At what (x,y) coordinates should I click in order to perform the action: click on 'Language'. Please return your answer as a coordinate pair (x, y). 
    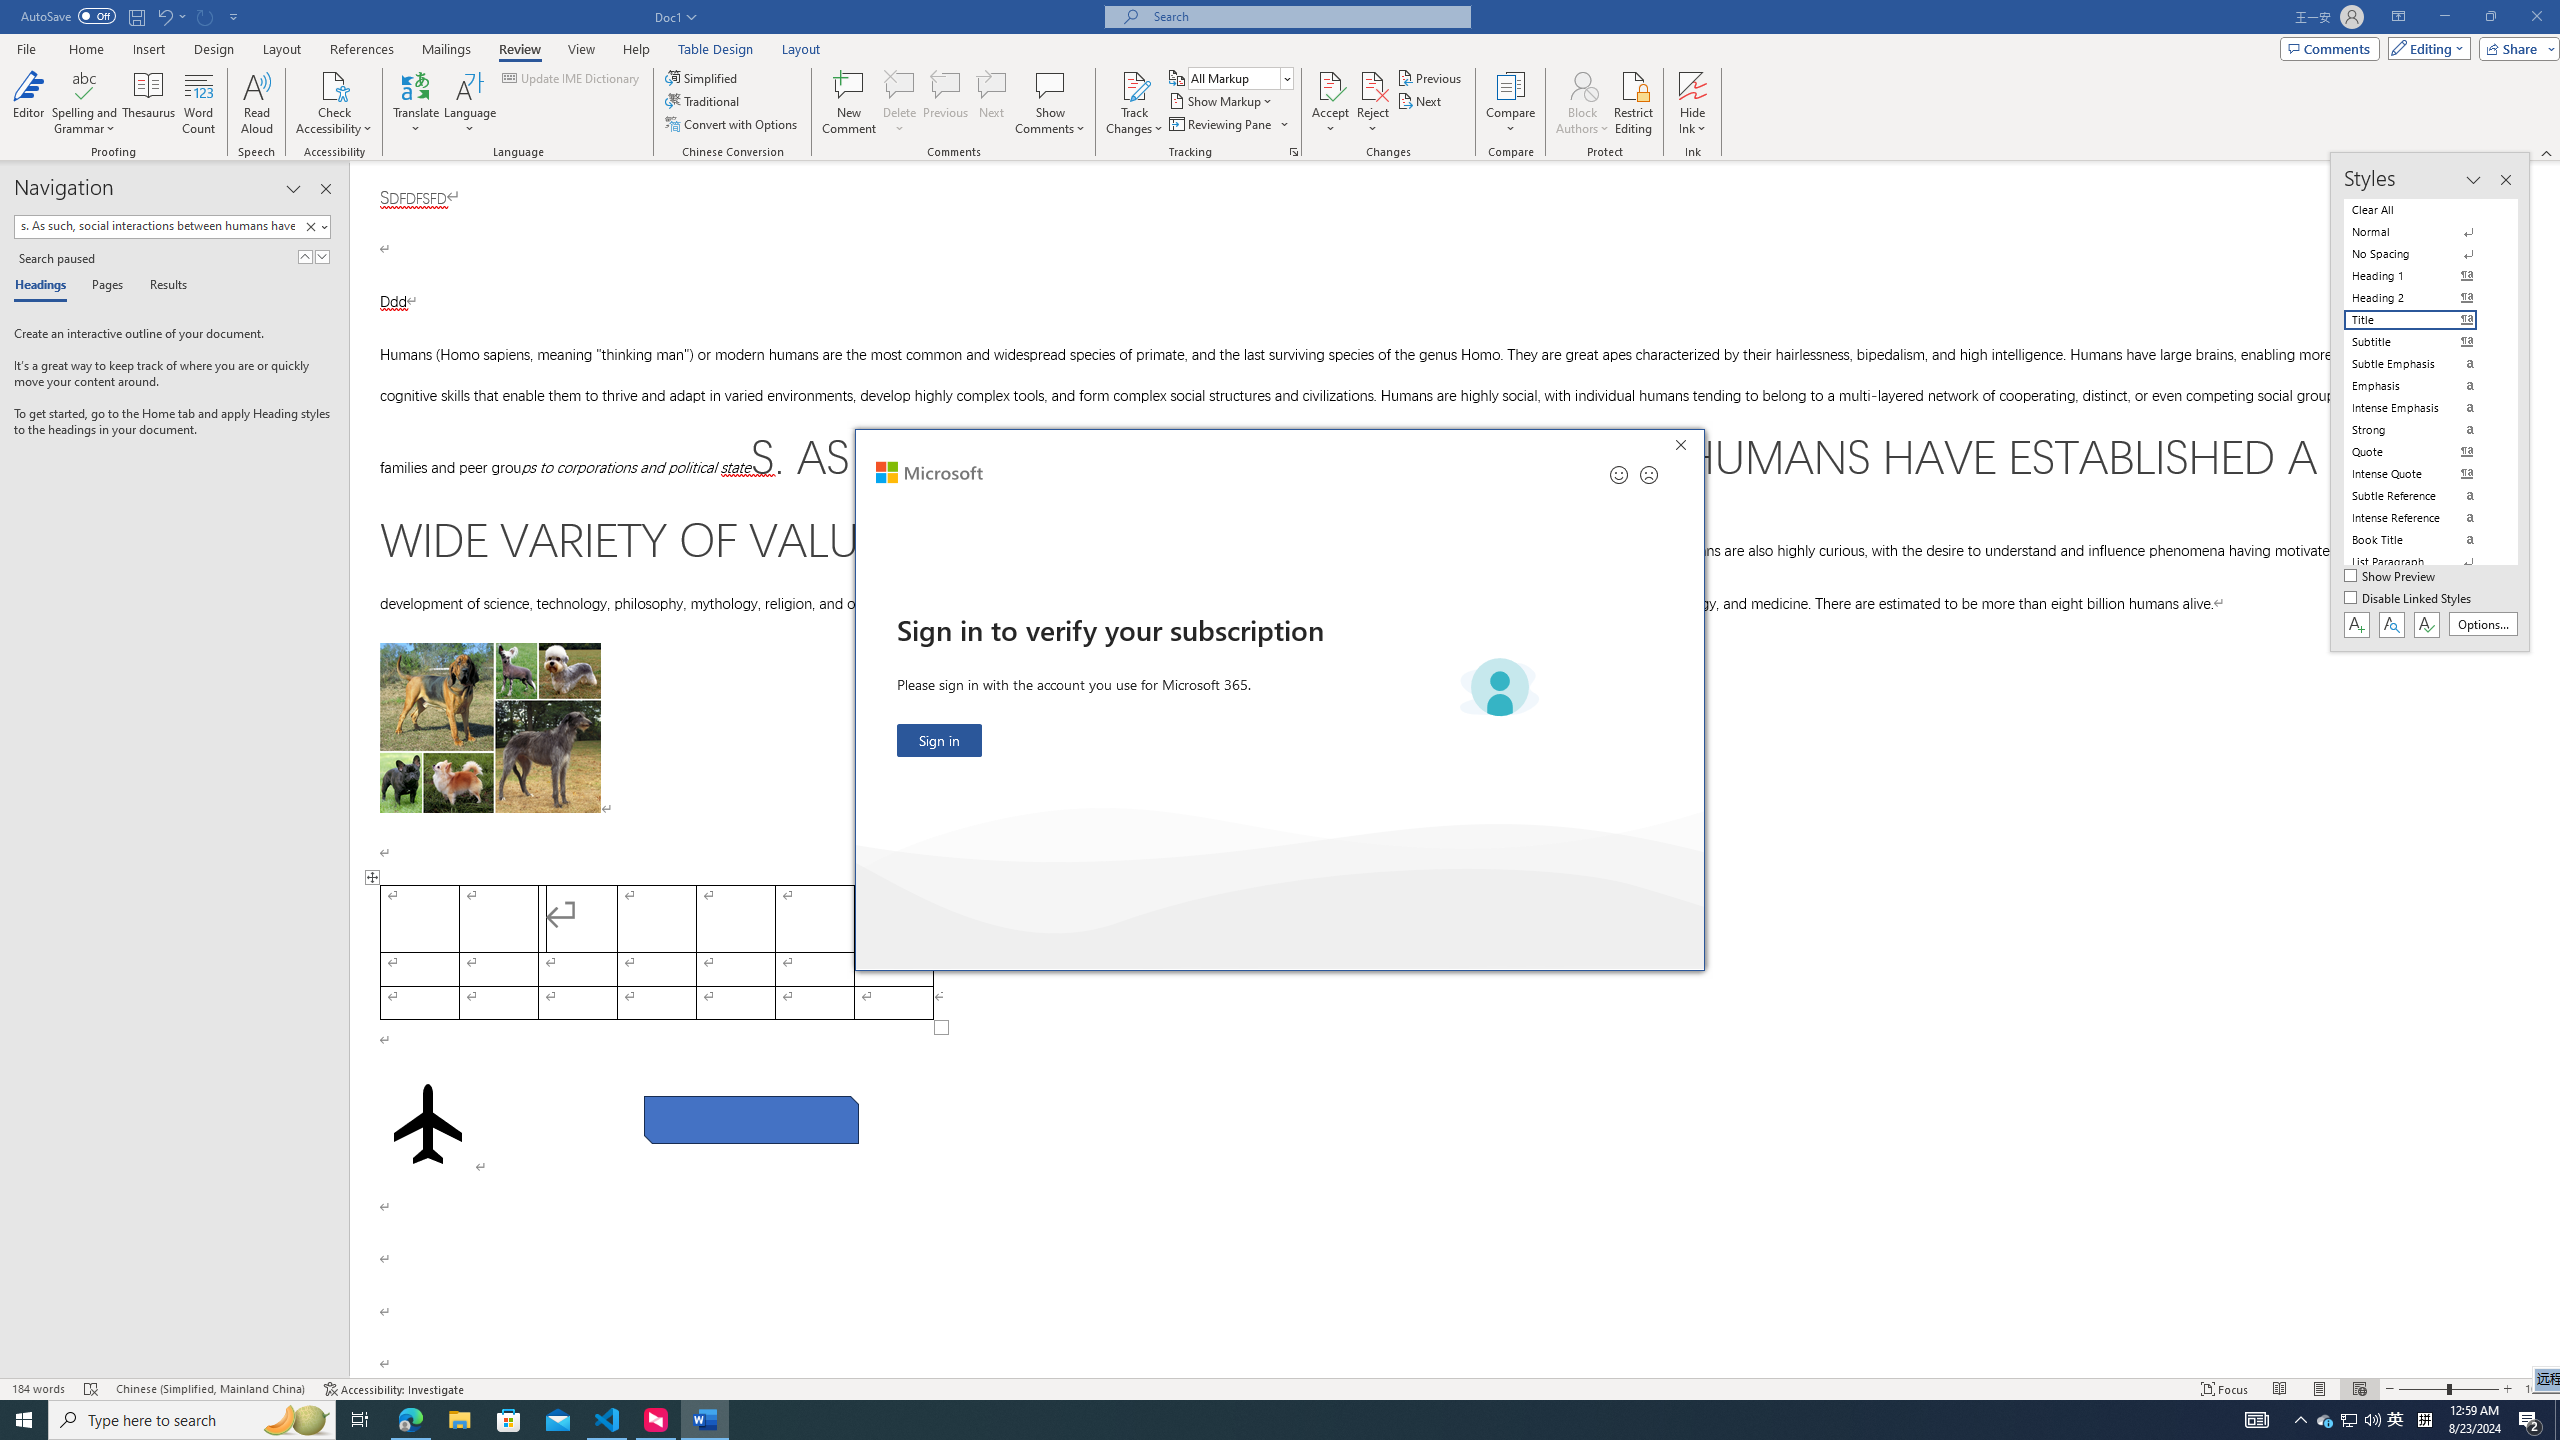
    Looking at the image, I should click on (470, 103).